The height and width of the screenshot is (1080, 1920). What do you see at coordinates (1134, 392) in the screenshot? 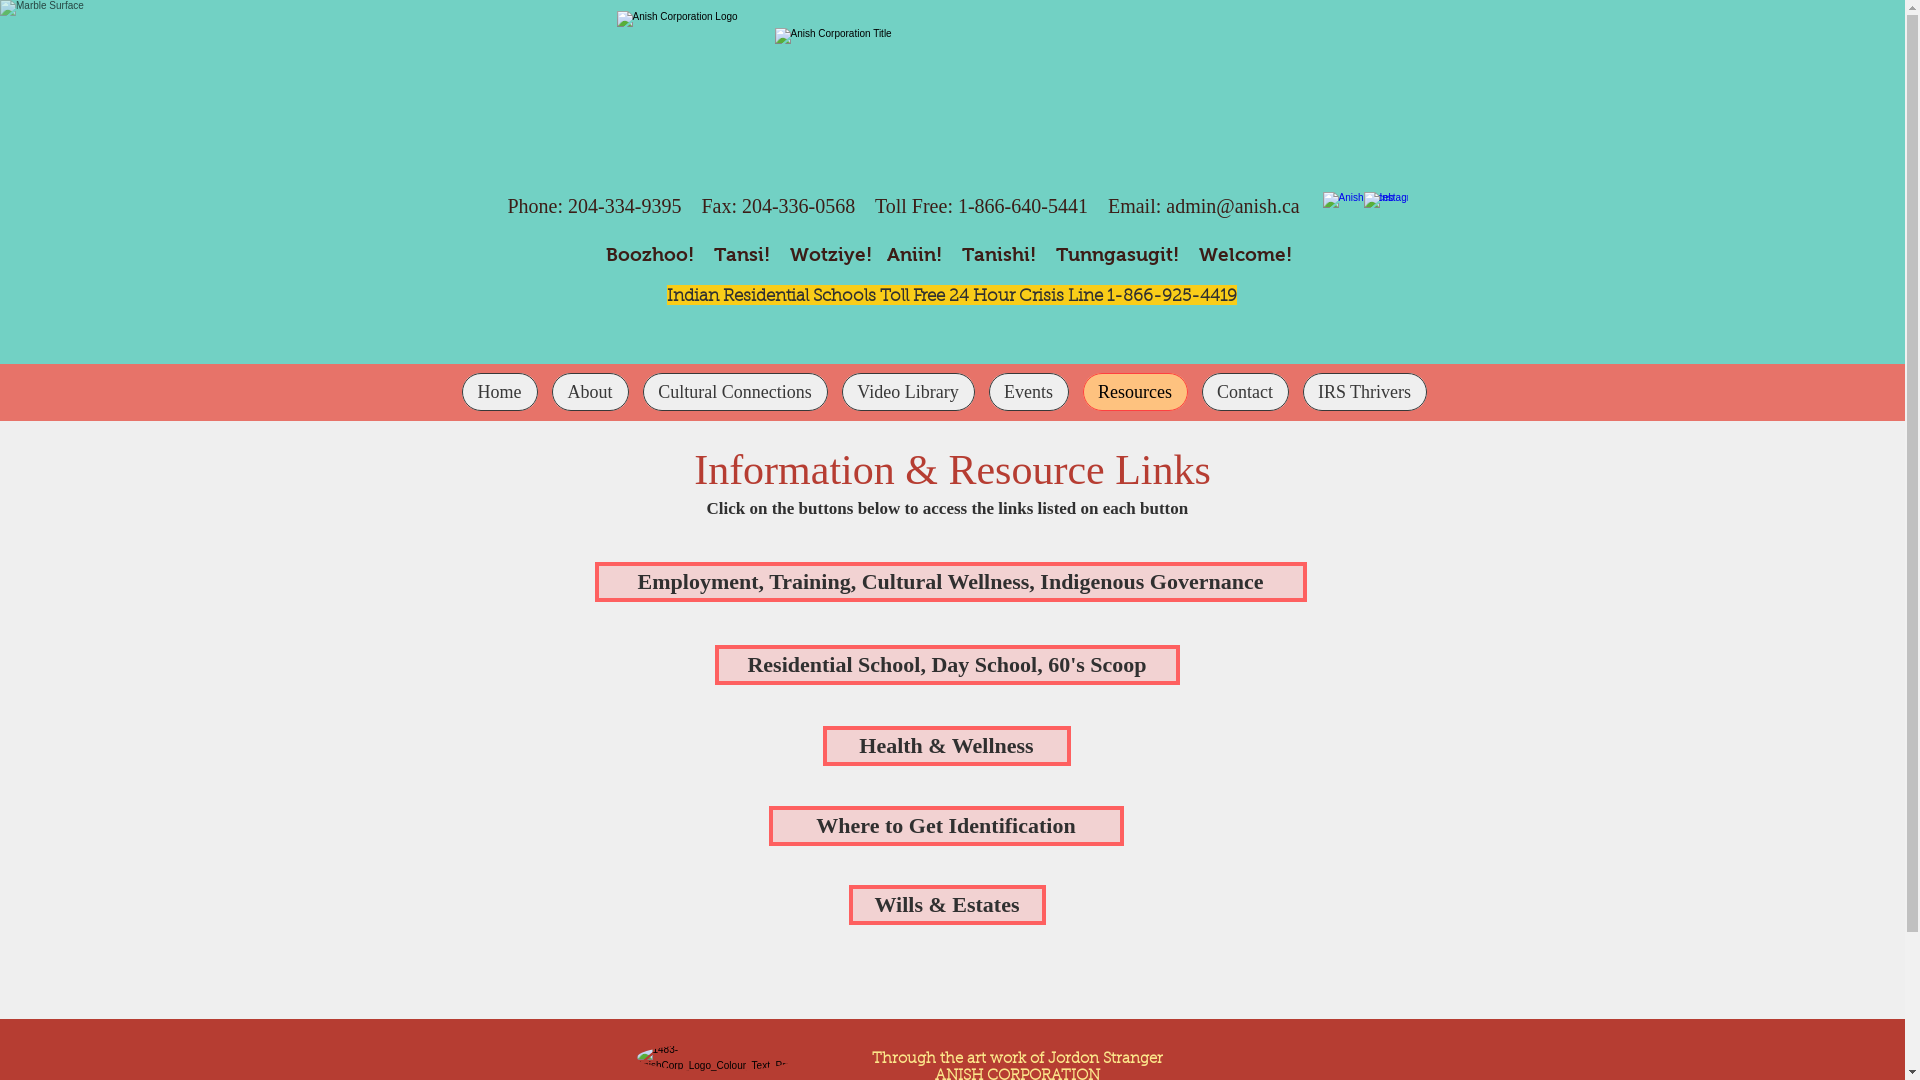
I see `'Resources'` at bounding box center [1134, 392].